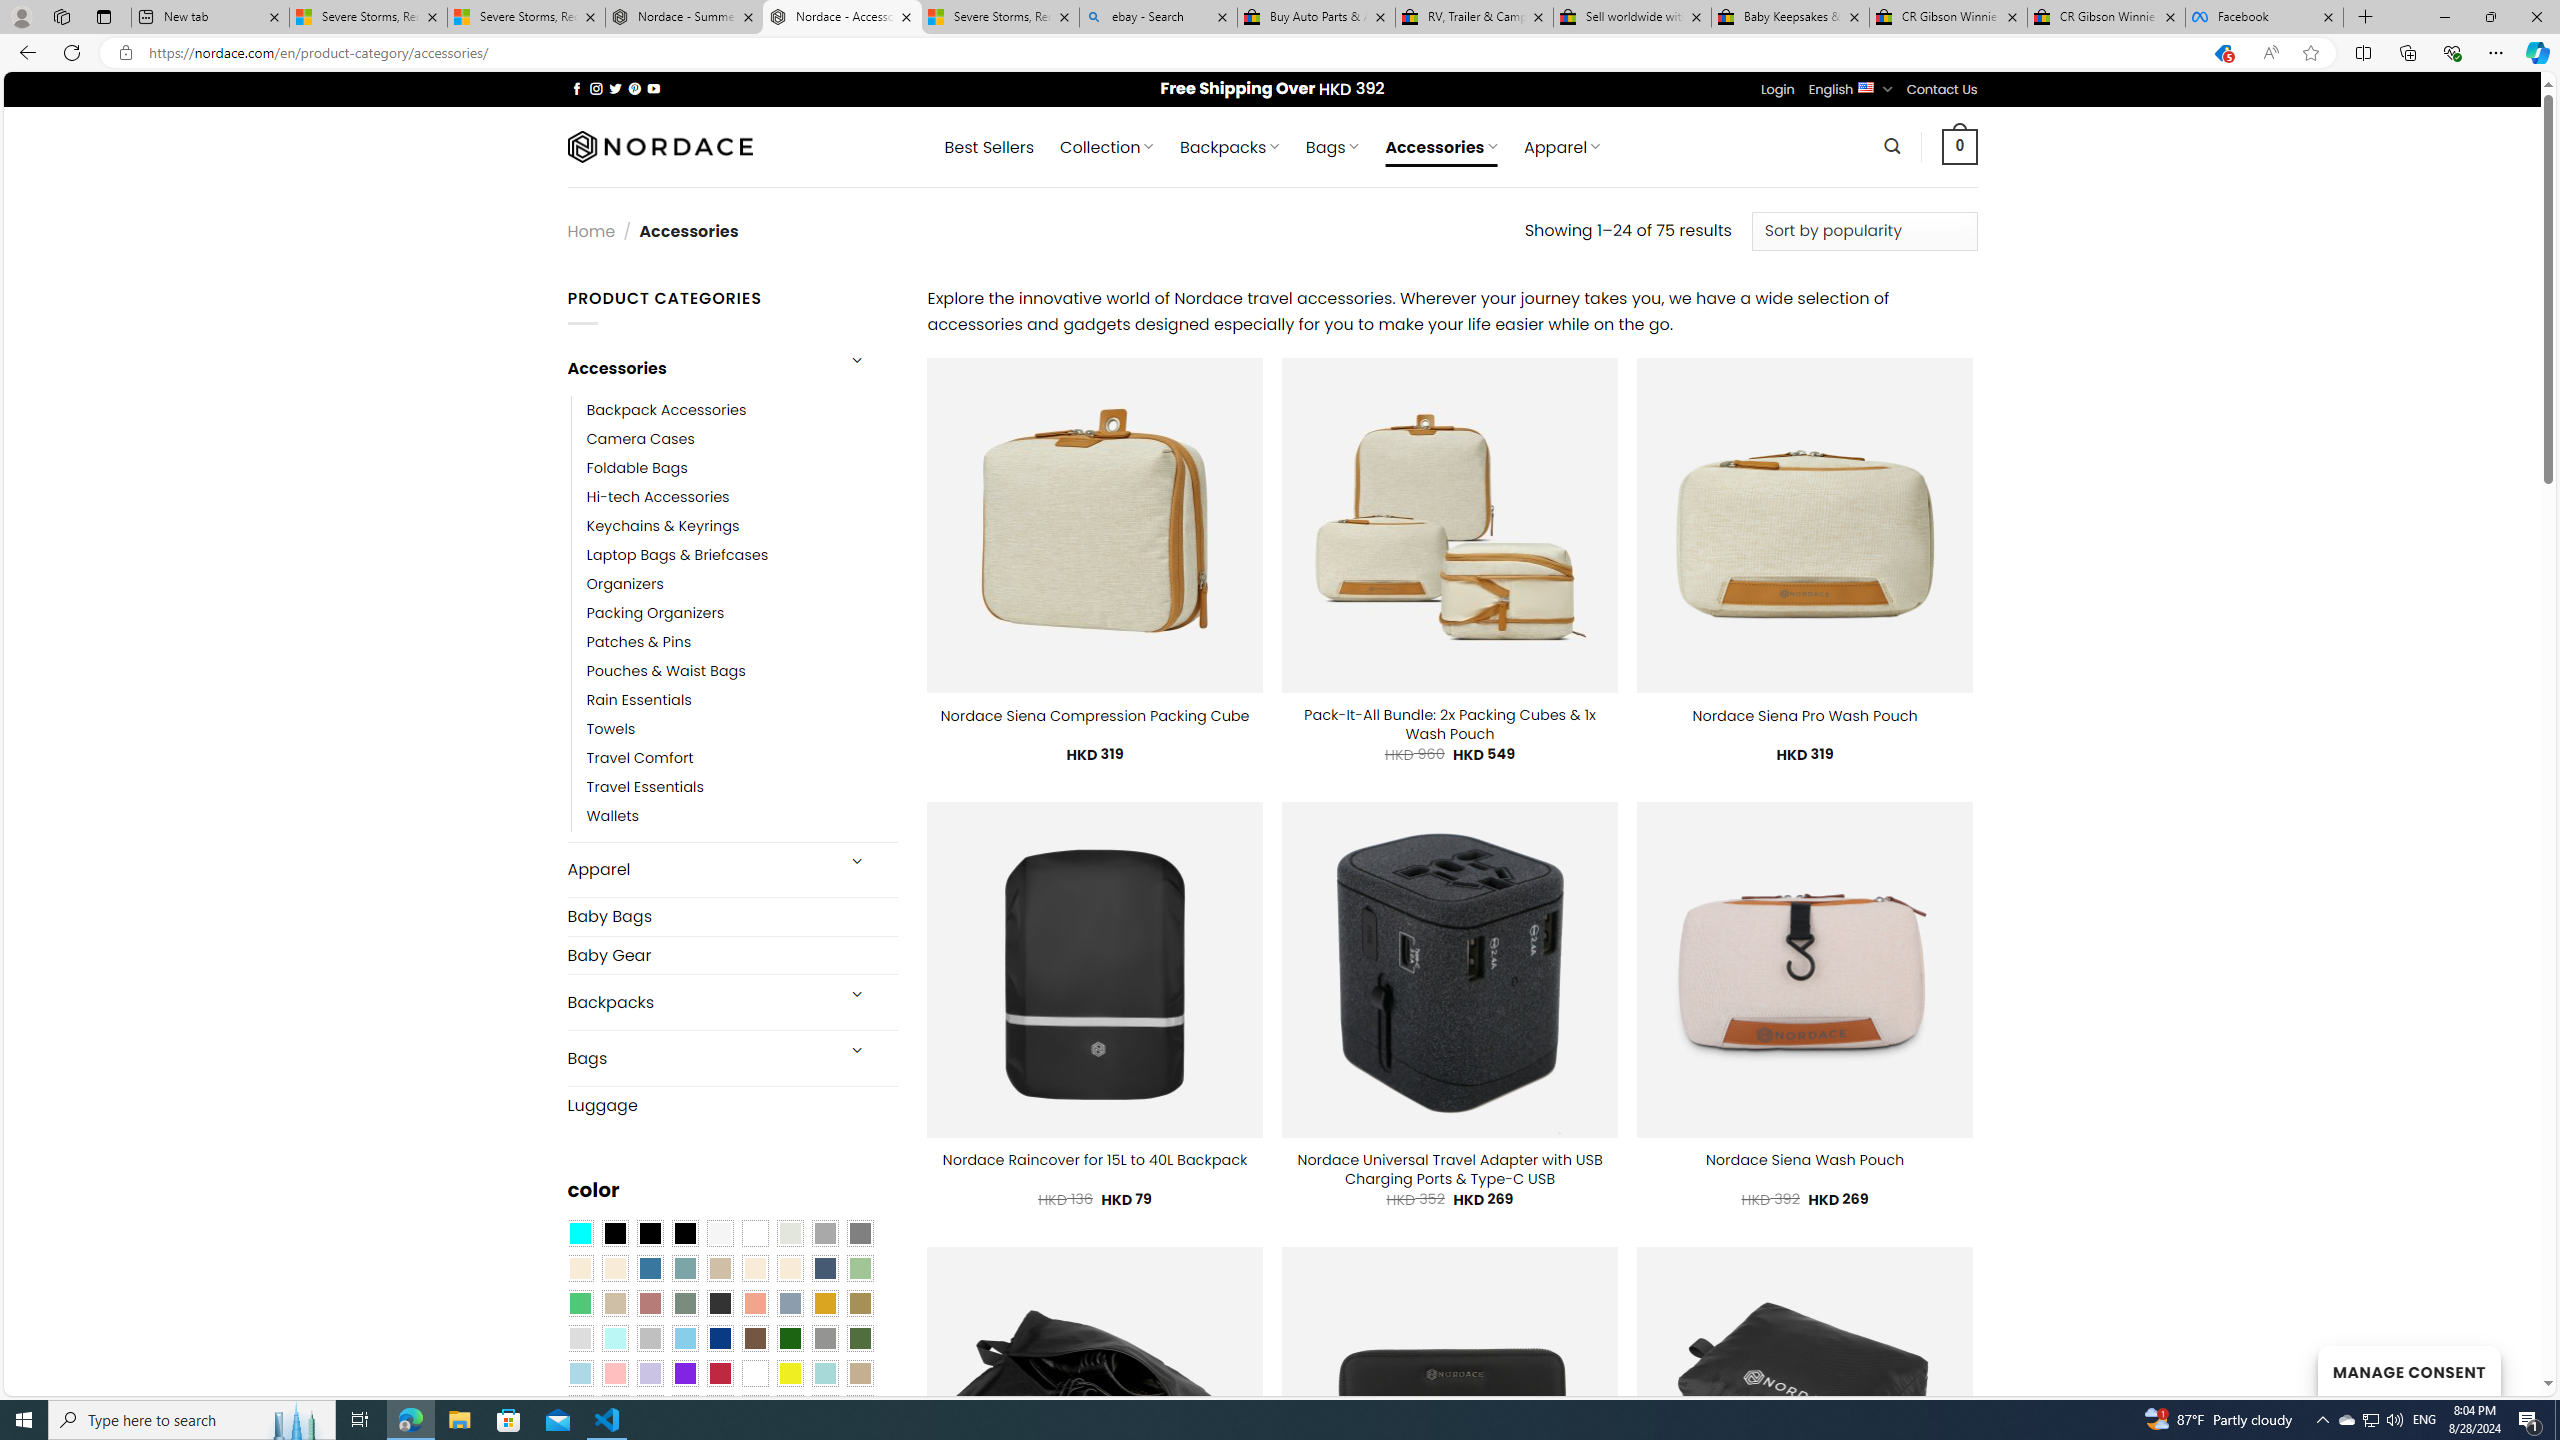  Describe the element at coordinates (591, 230) in the screenshot. I see `'Home'` at that location.